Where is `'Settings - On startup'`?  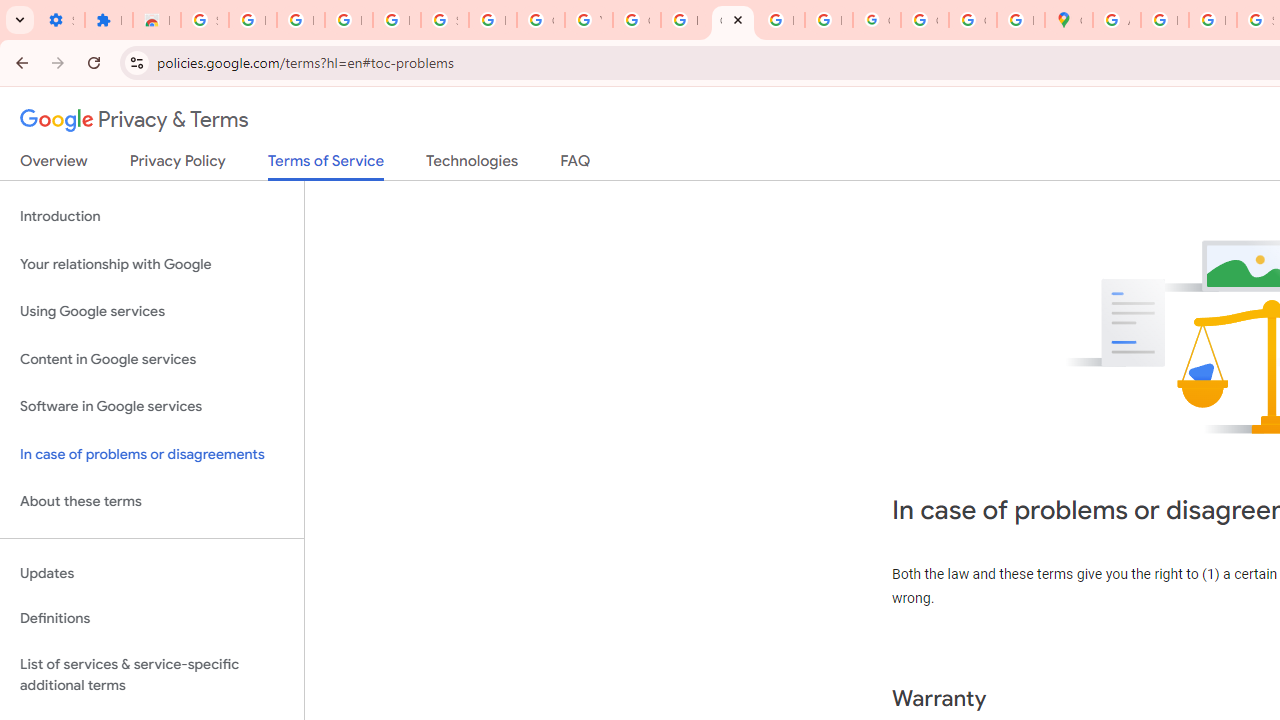 'Settings - On startup' is located at coordinates (60, 20).